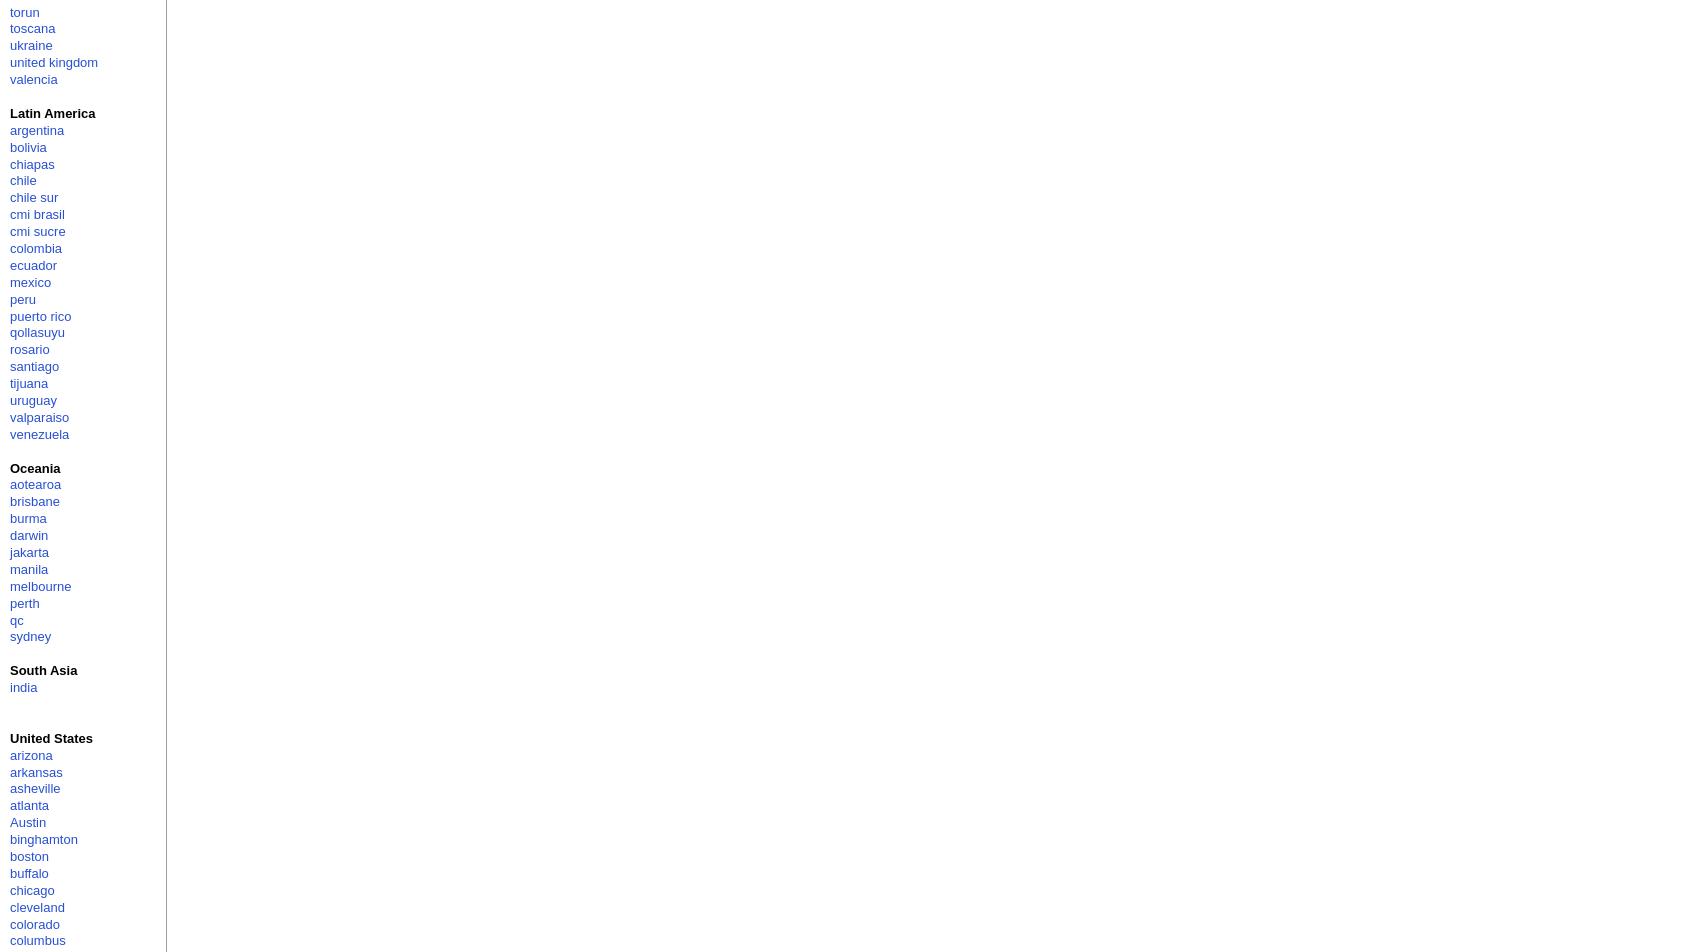 The width and height of the screenshot is (1693, 952). What do you see at coordinates (22, 687) in the screenshot?
I see `'india'` at bounding box center [22, 687].